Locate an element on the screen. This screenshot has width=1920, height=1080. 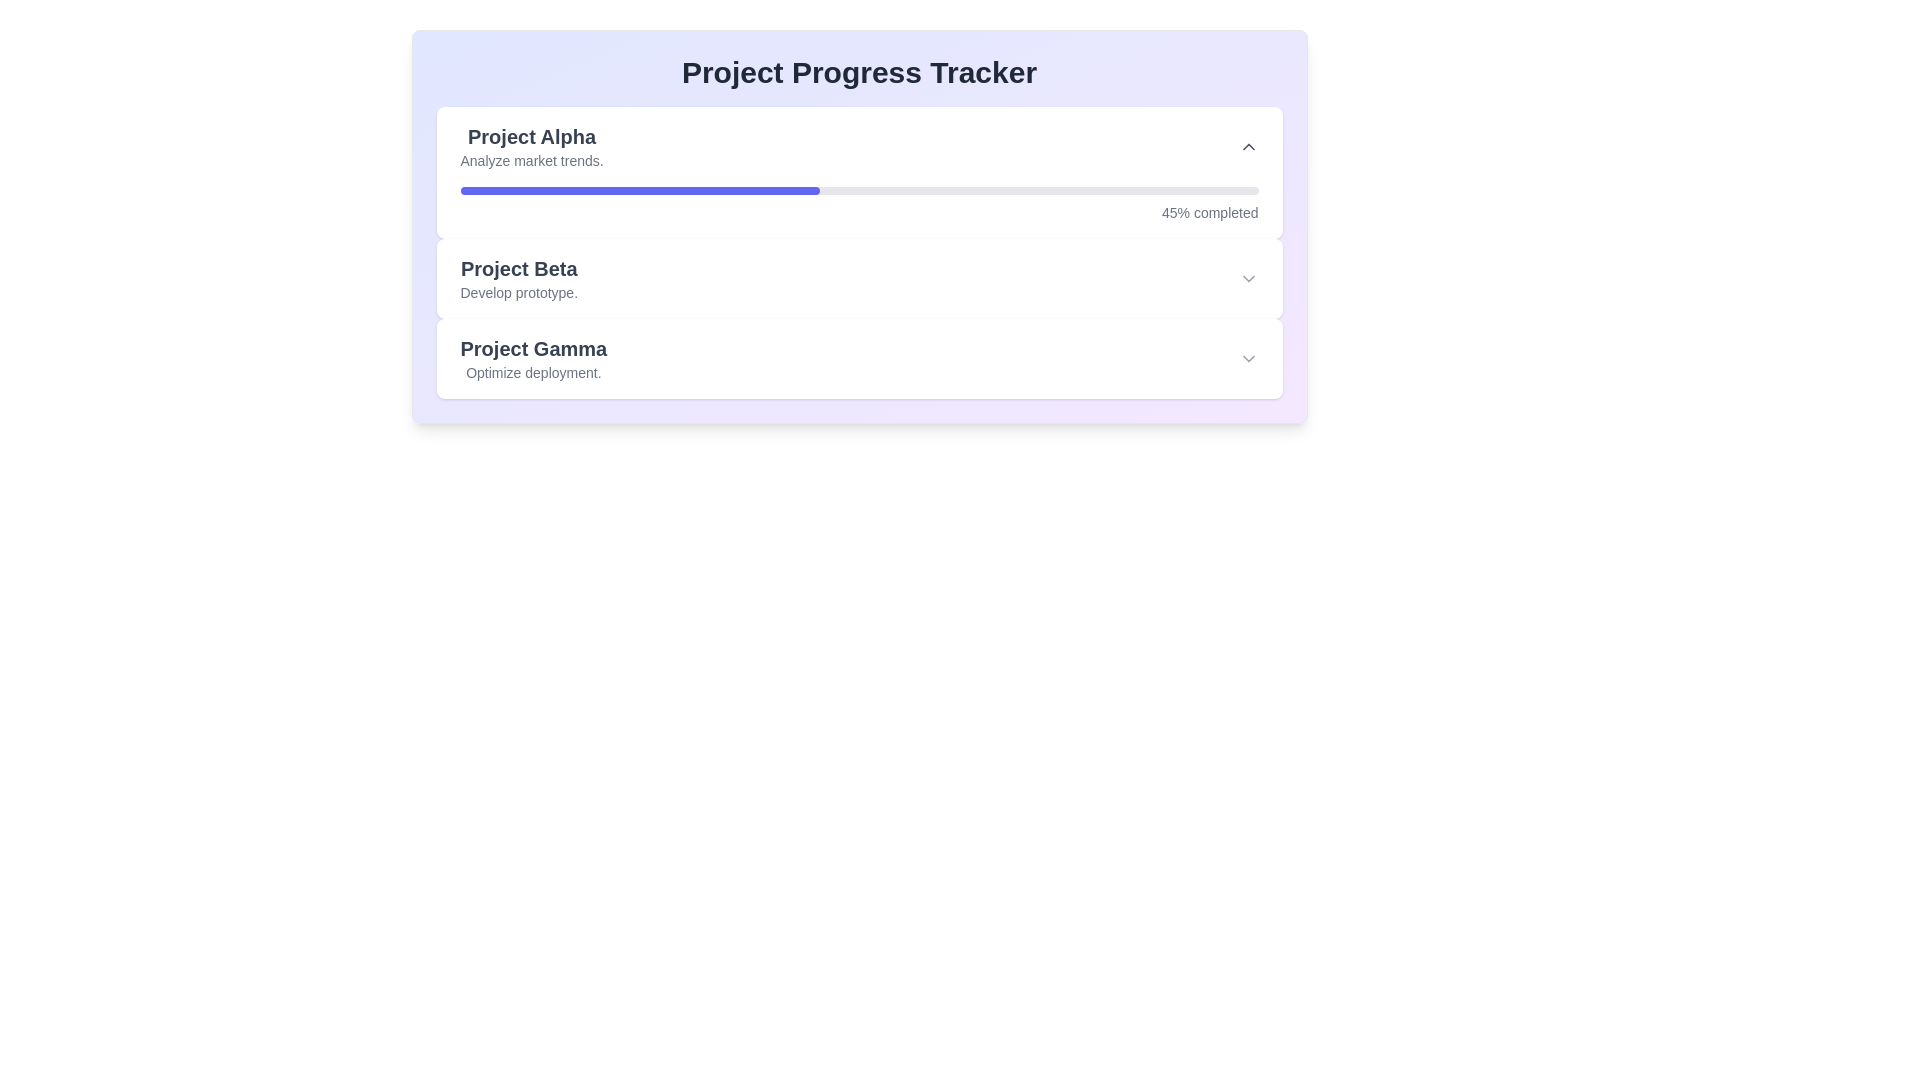
the main heading text label that serves as the title for the project tracking dashboard is located at coordinates (859, 72).